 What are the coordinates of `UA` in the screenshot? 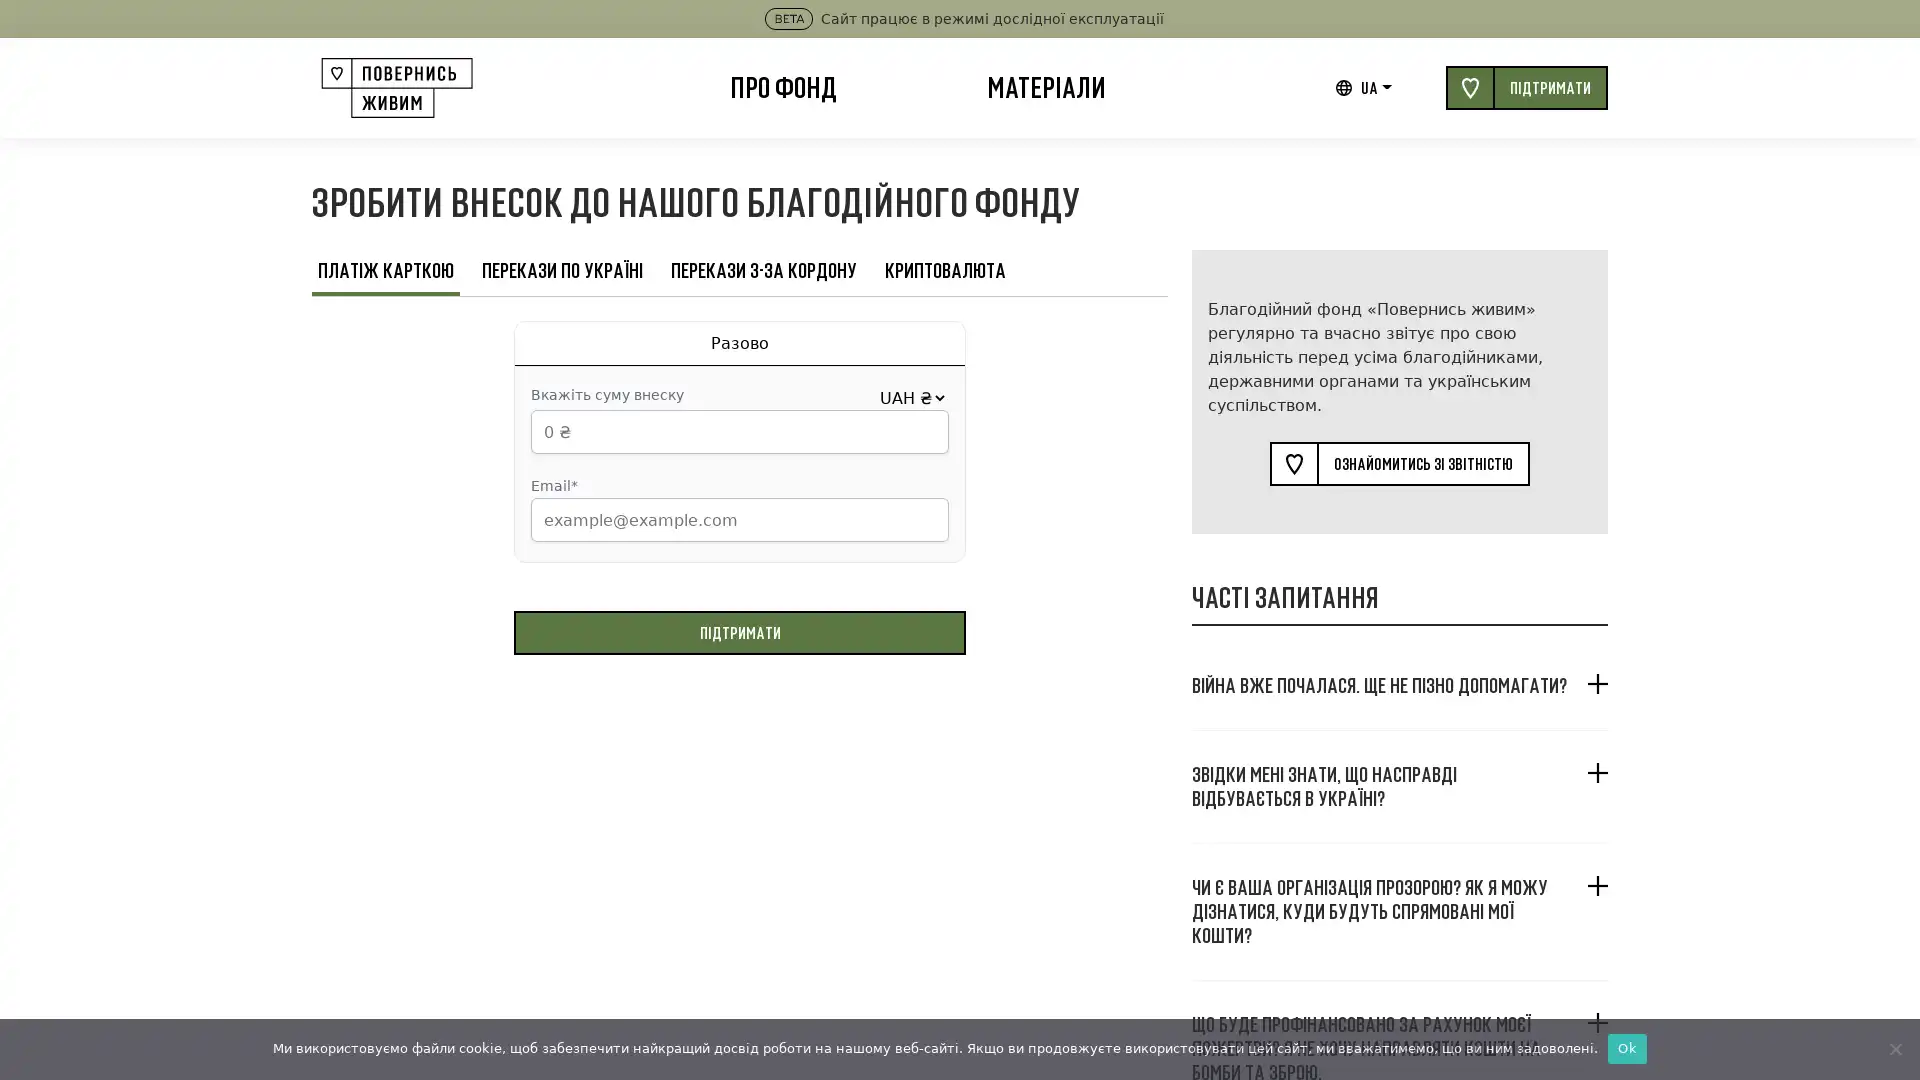 It's located at (1375, 87).